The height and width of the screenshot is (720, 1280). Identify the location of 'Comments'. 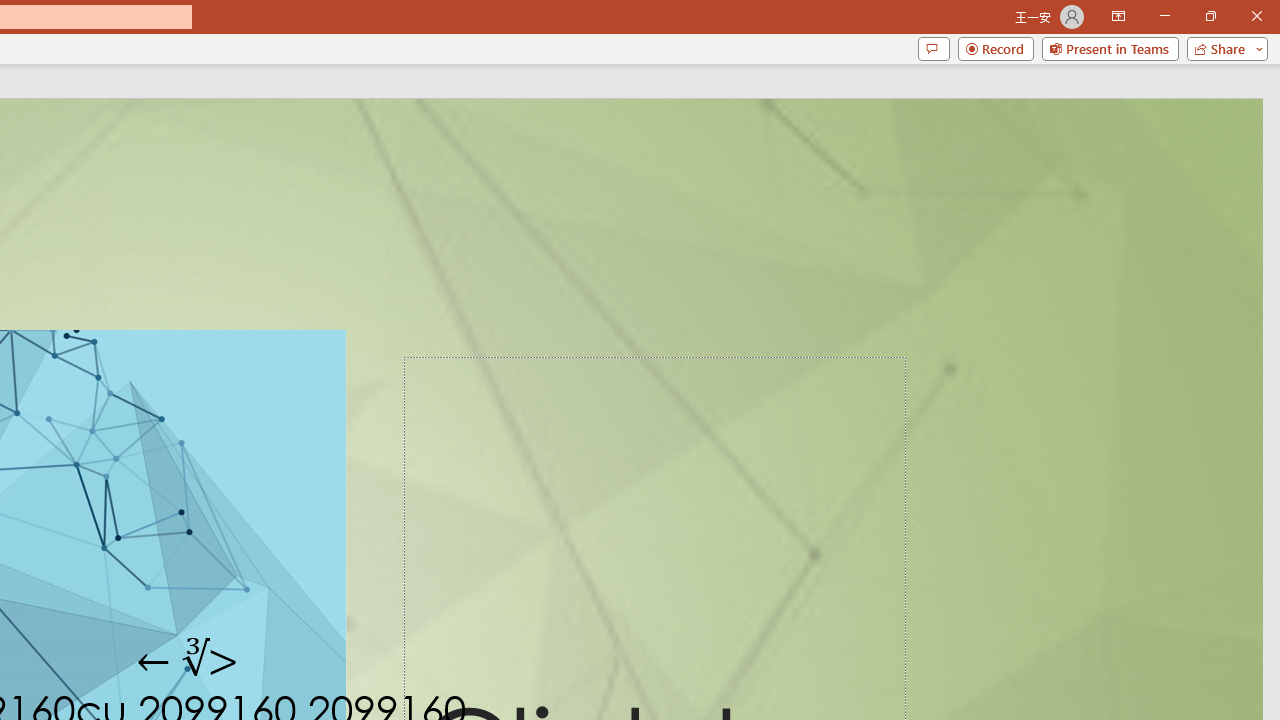
(932, 47).